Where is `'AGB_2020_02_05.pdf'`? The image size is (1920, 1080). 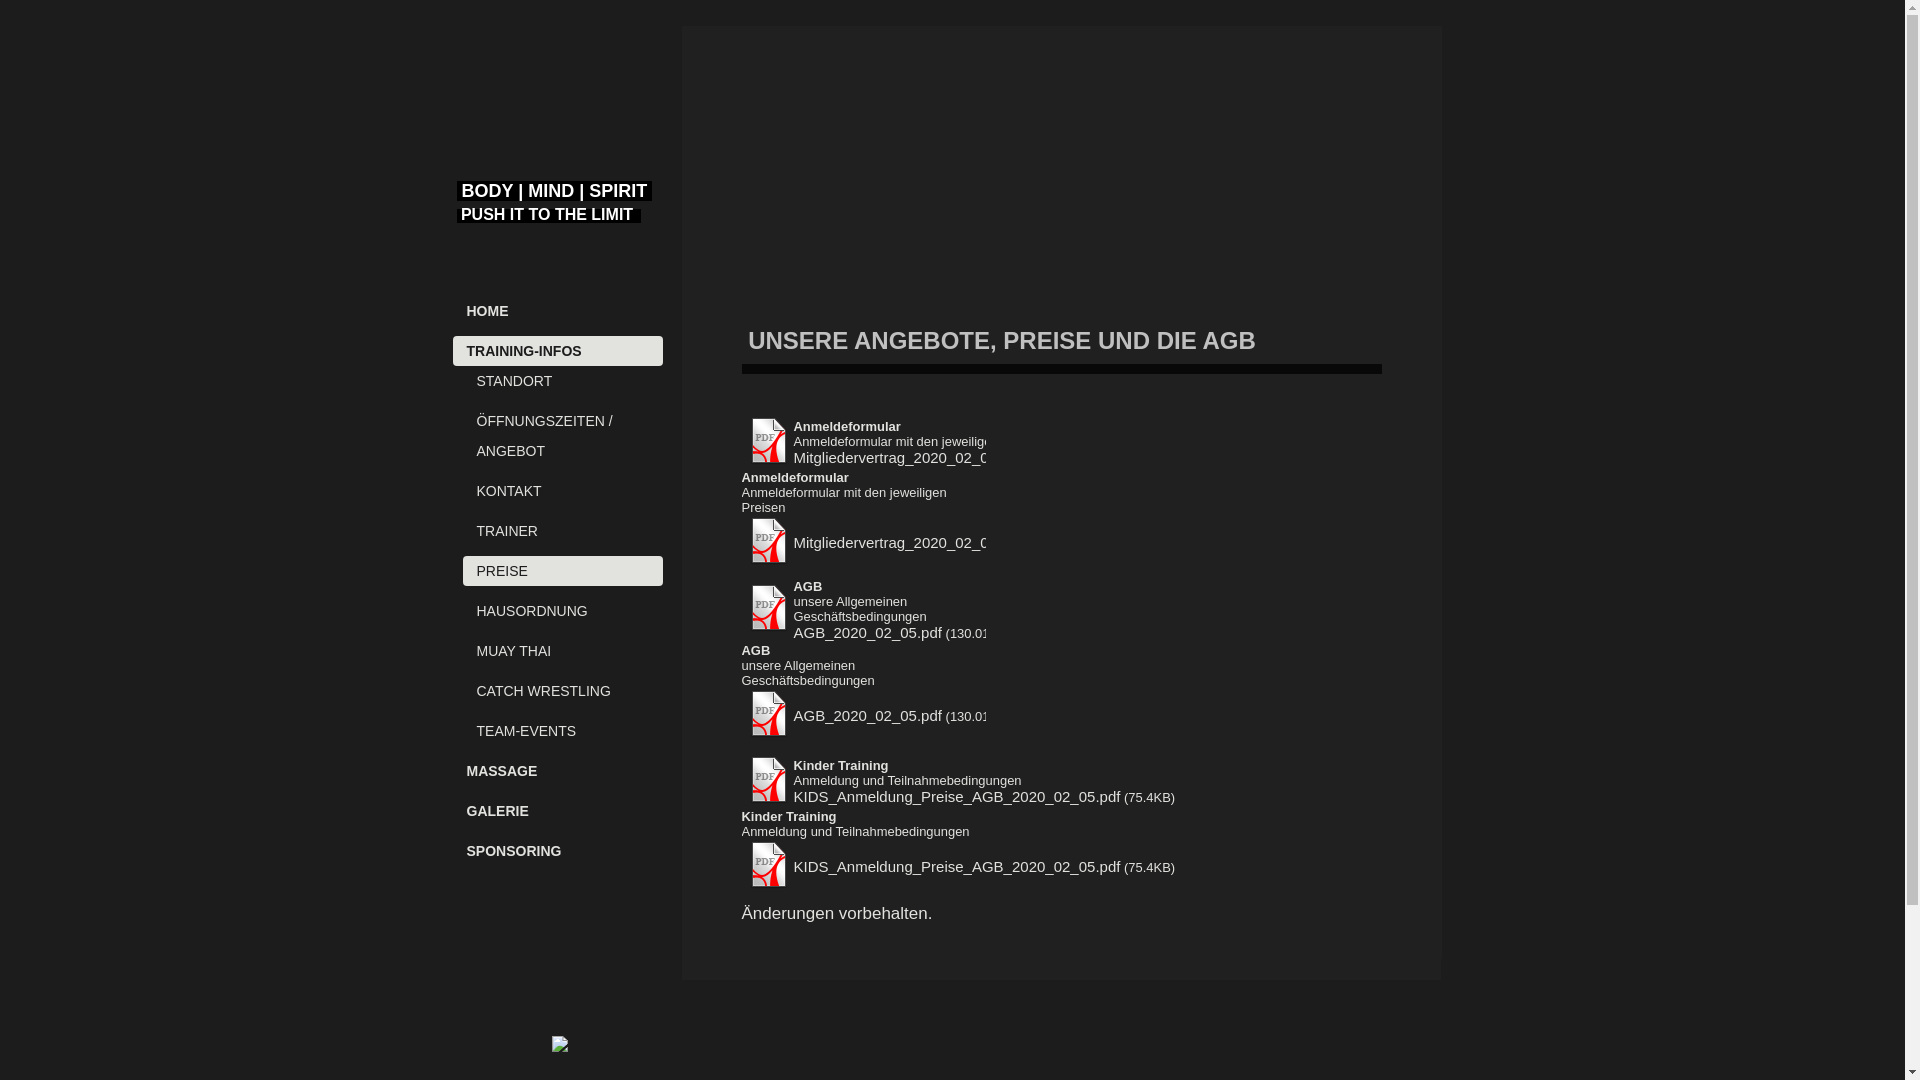
'AGB_2020_02_05.pdf' is located at coordinates (792, 714).